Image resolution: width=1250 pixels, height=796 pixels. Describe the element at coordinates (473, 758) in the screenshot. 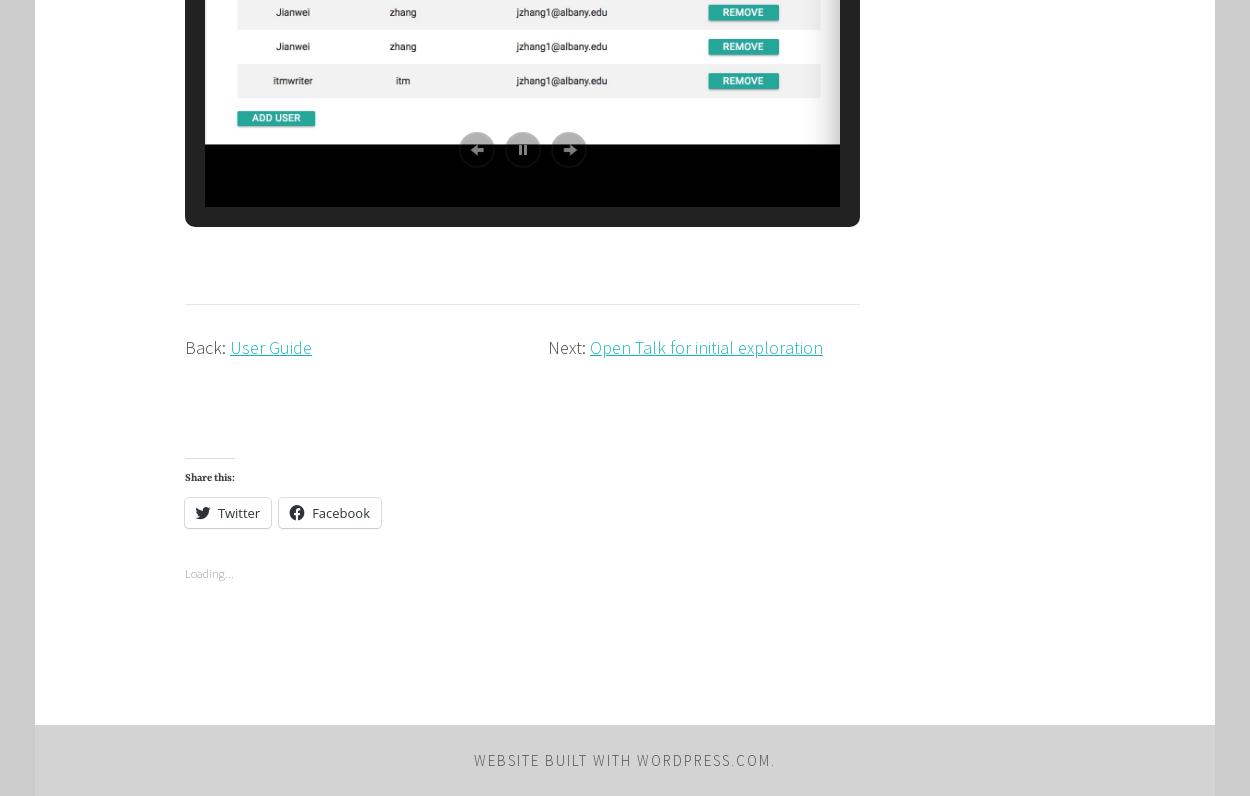

I see `'Website Built with WordPress.com'` at that location.